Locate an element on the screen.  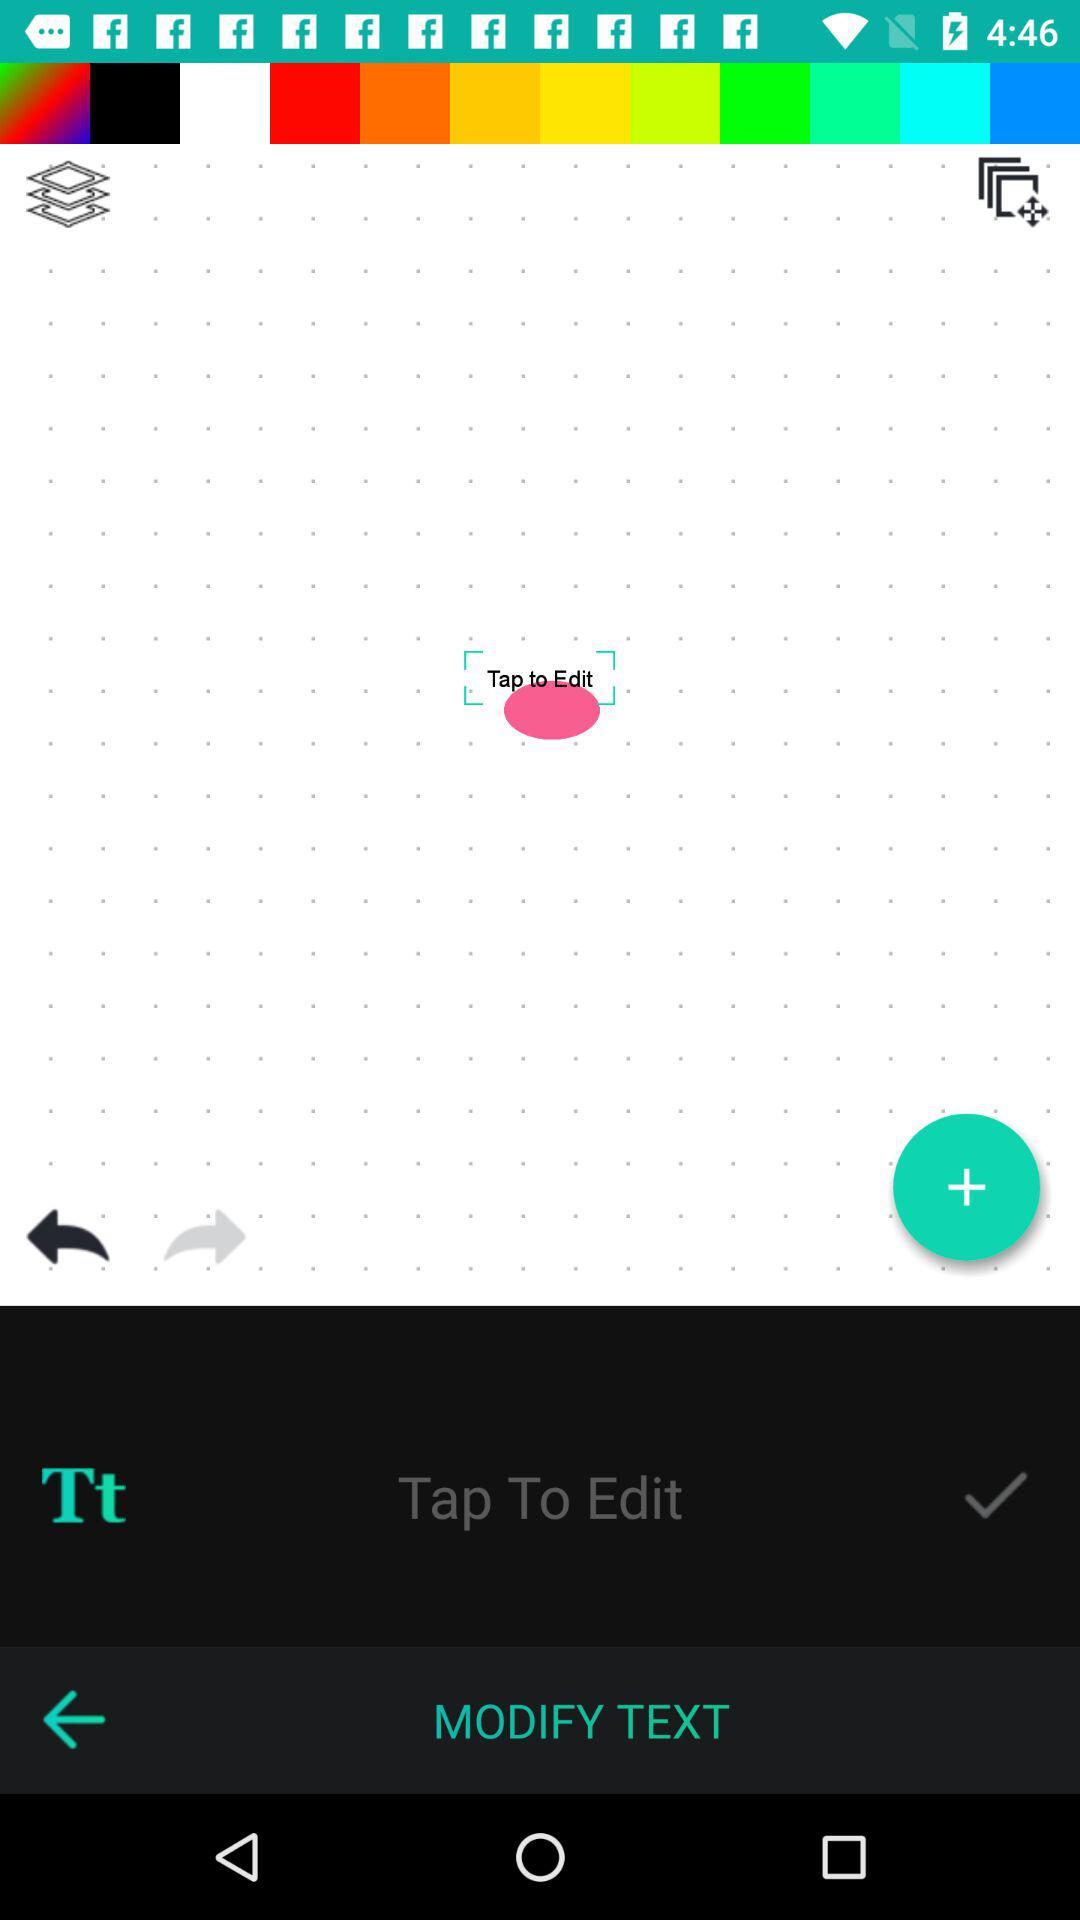
tap to edit is located at coordinates (540, 1495).